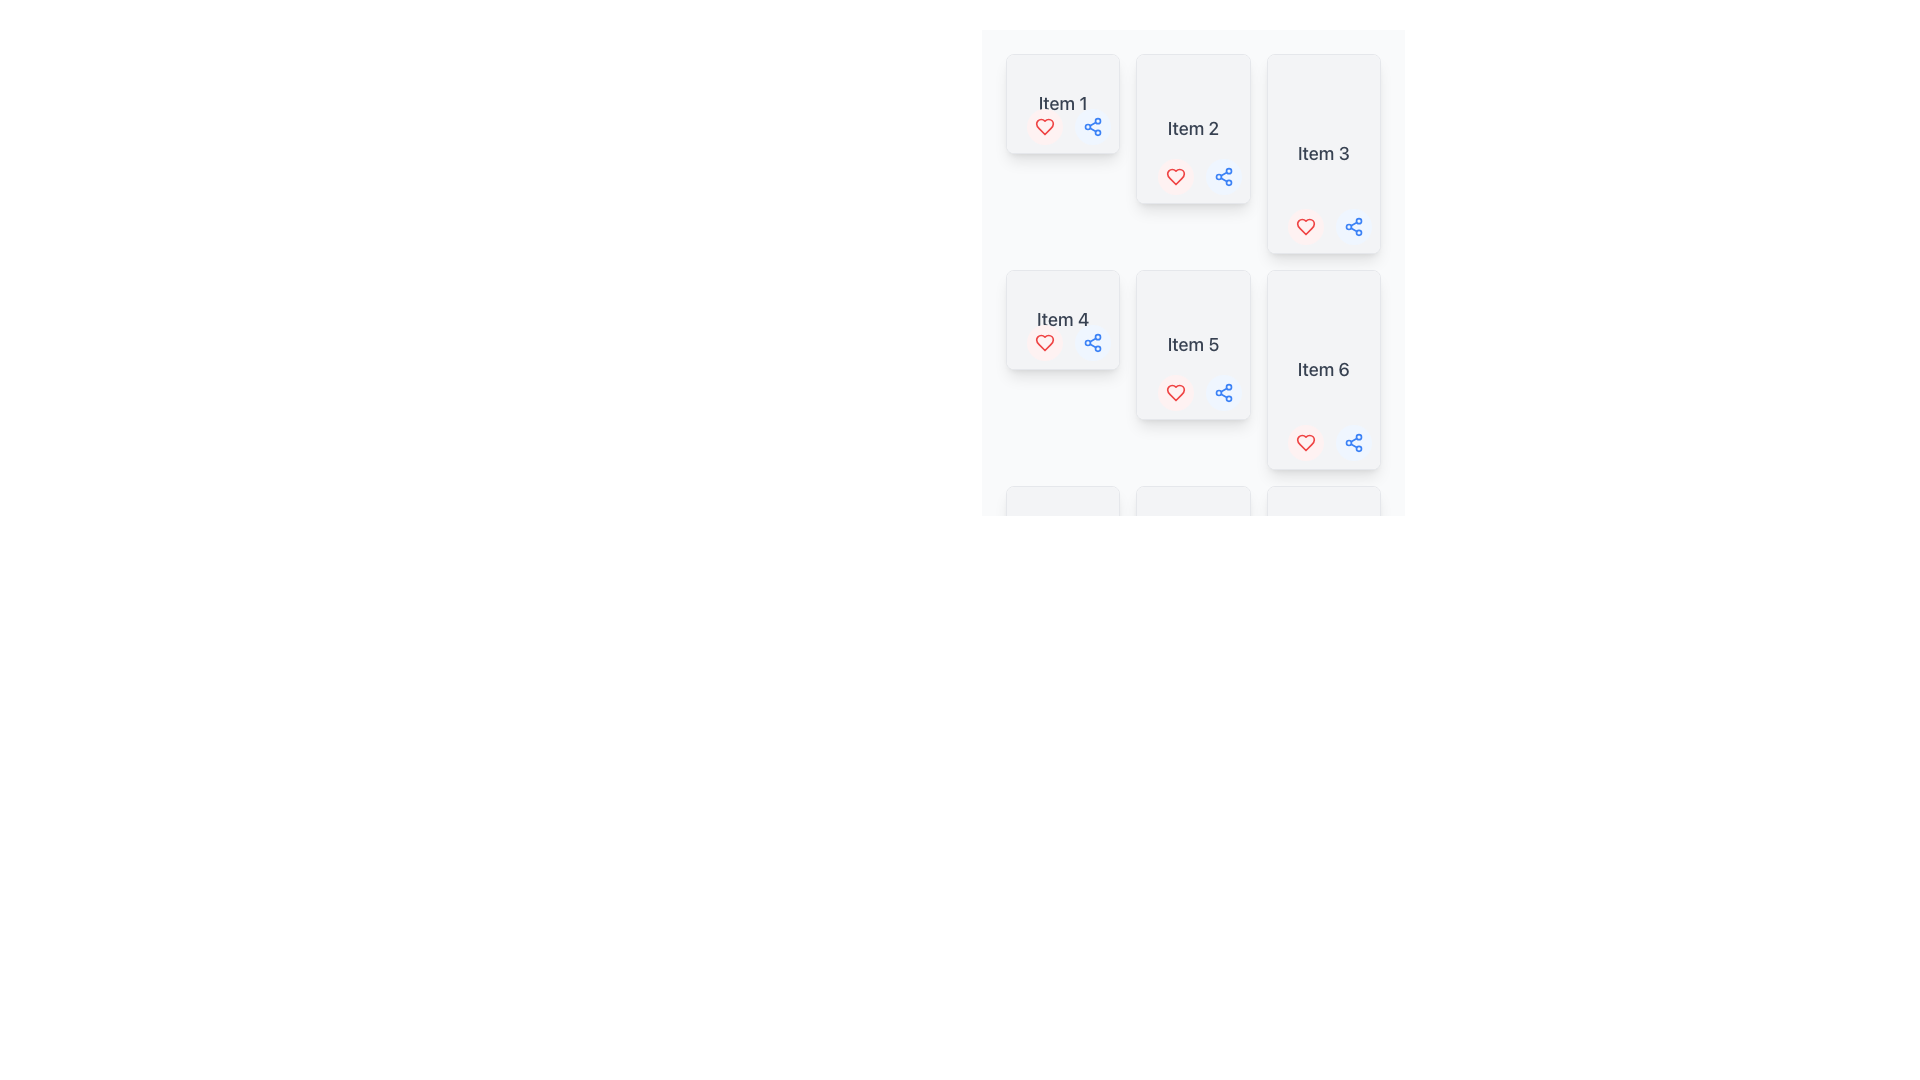 This screenshot has height=1080, width=1920. I want to click on the sharing icon, which is a graphical representation of a network with three interconnected circles, located at the bottom-right corner of the 'Item 4' card, so click(1092, 342).